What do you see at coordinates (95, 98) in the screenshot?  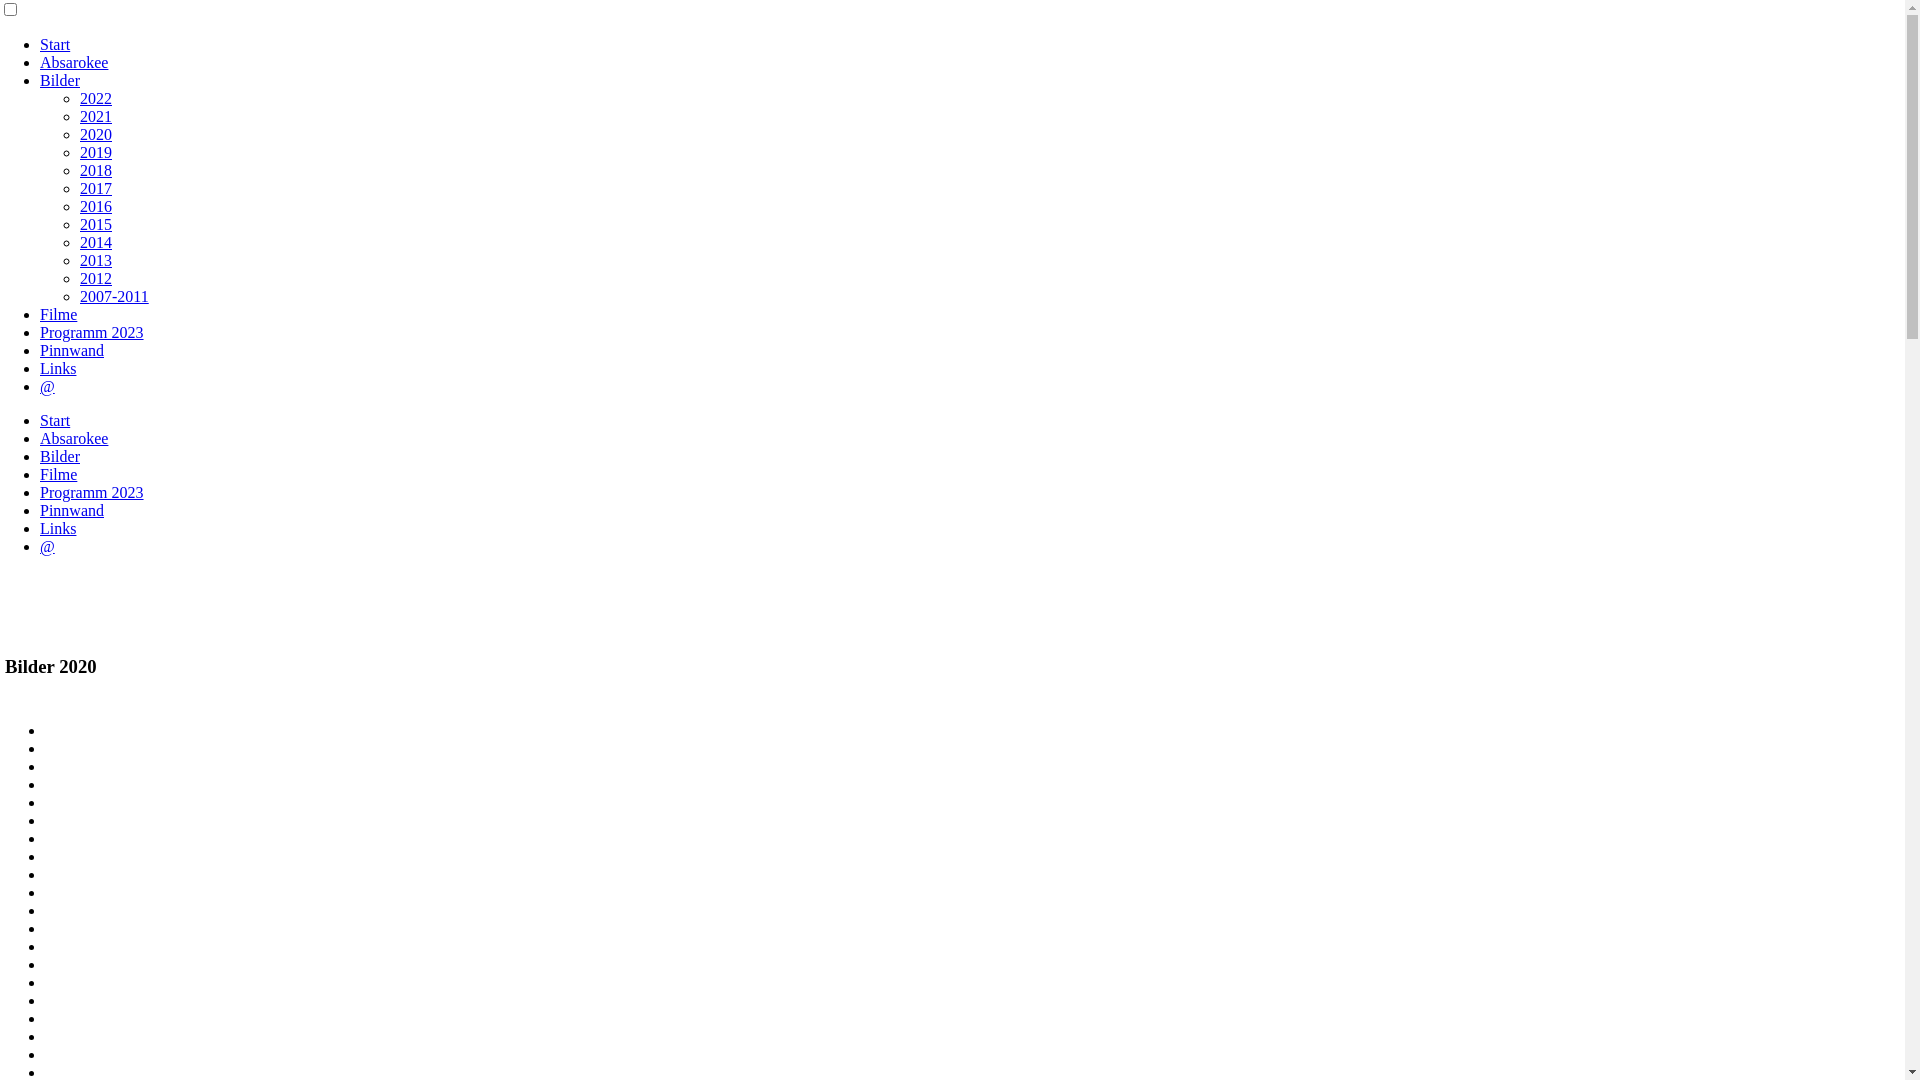 I see `'2022'` at bounding box center [95, 98].